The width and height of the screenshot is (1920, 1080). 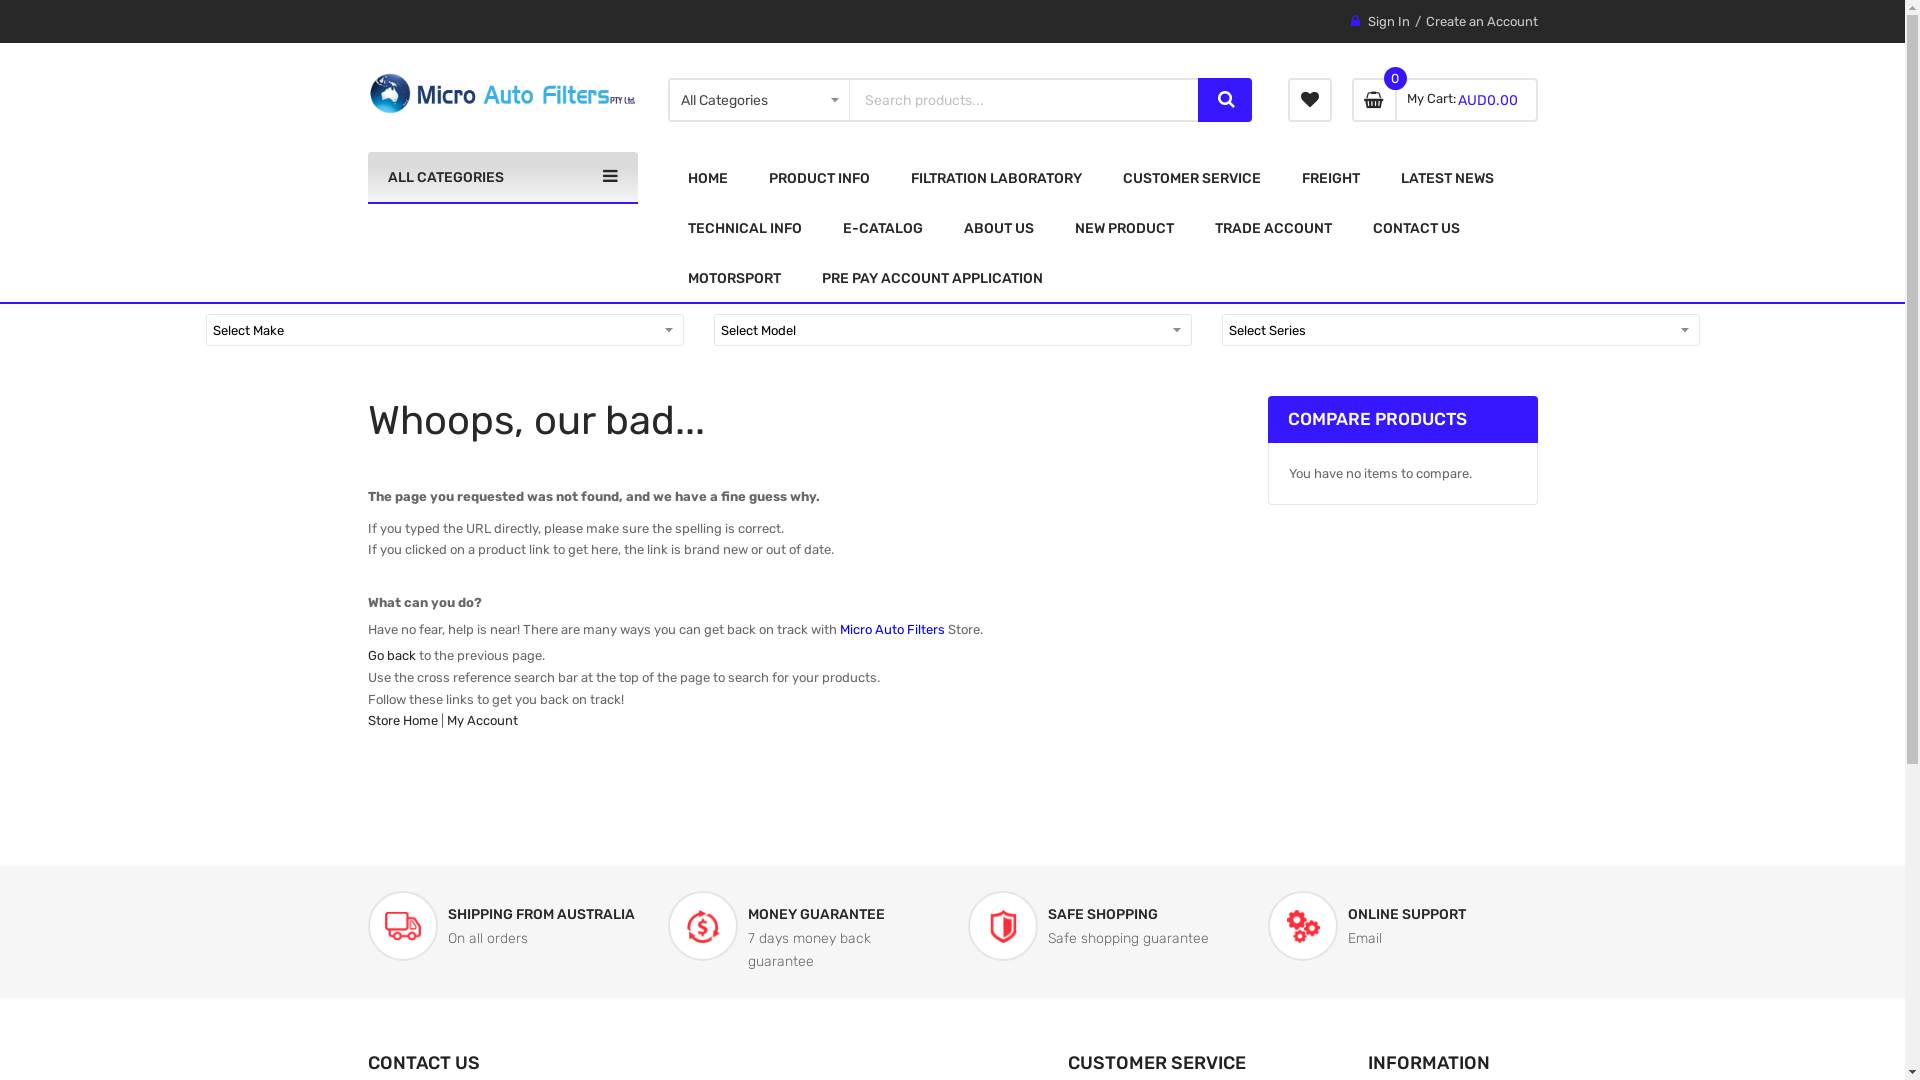 What do you see at coordinates (402, 720) in the screenshot?
I see `'Store Home'` at bounding box center [402, 720].